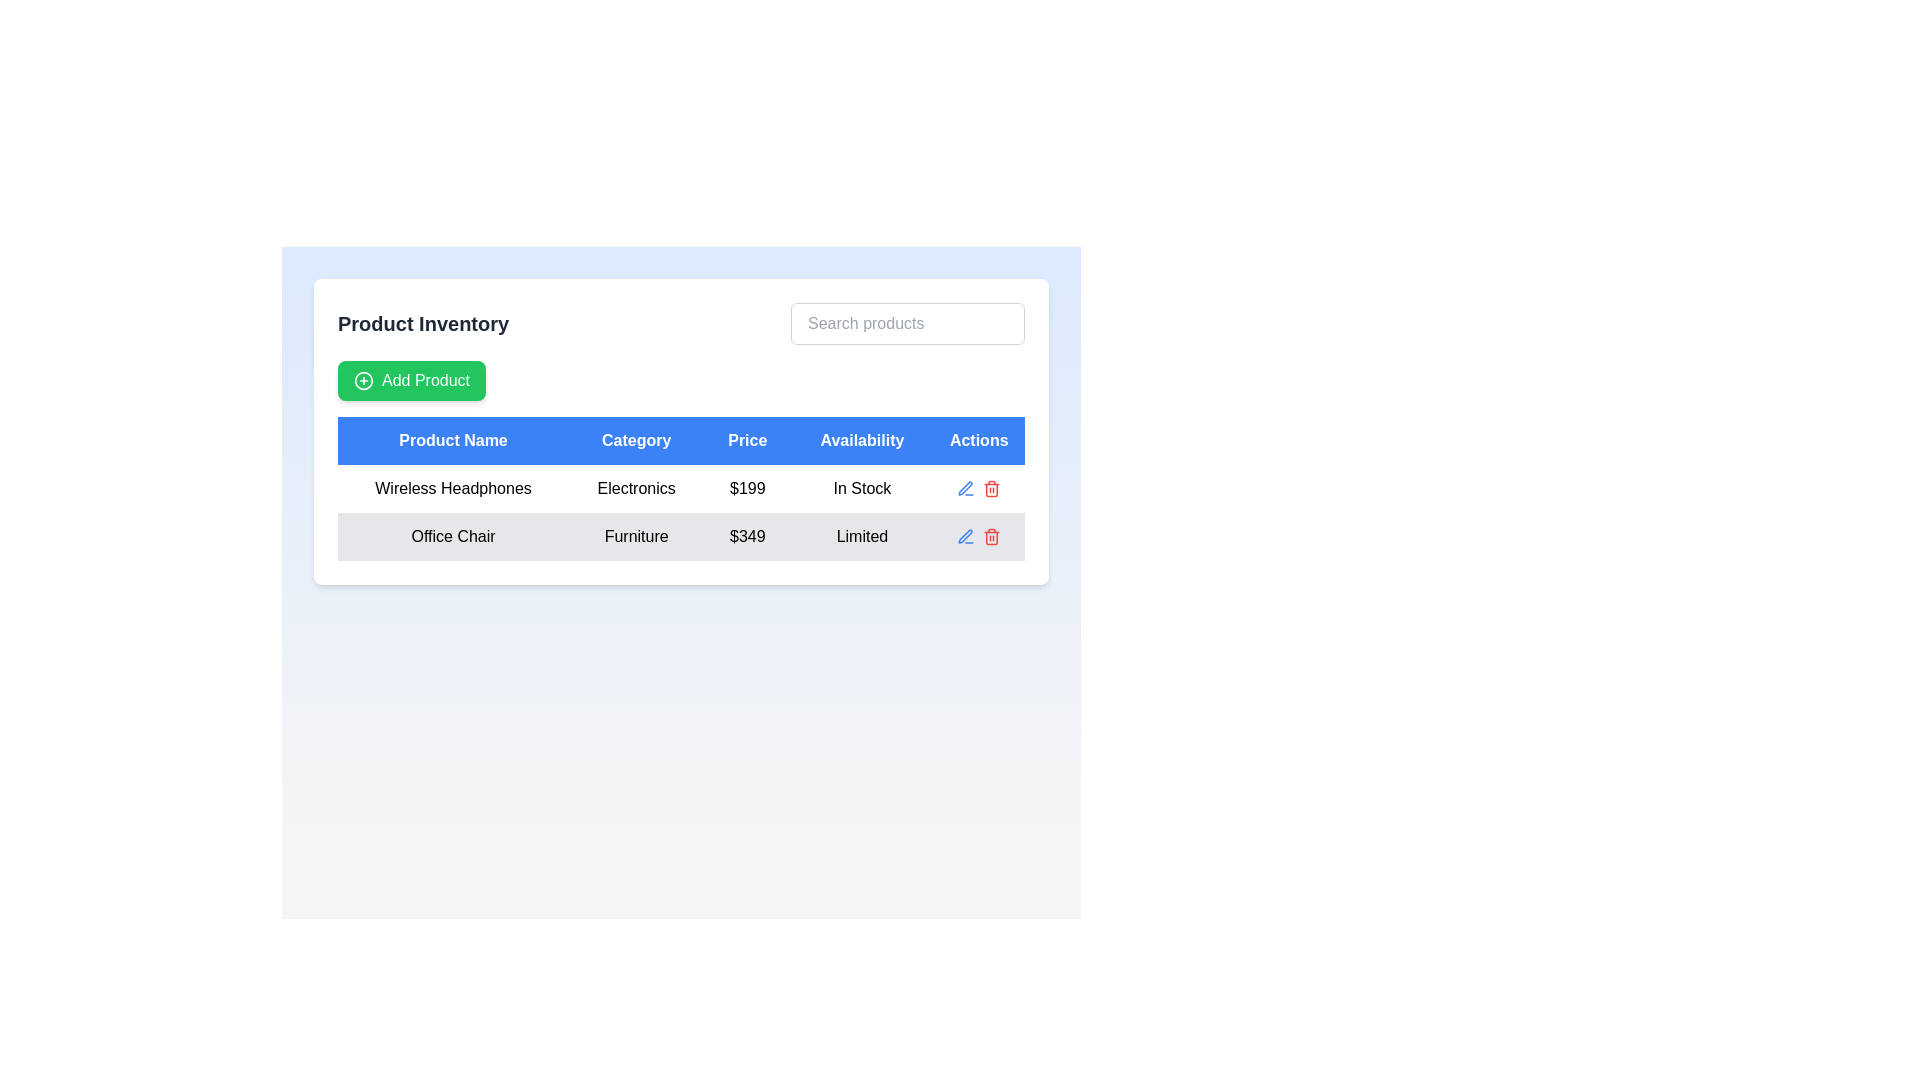 The height and width of the screenshot is (1080, 1920). Describe the element at coordinates (635, 489) in the screenshot. I see `text content of the 'Electronics' label, which is centered in the 'Category' column of the product table for 'Wireless Headphones'` at that location.